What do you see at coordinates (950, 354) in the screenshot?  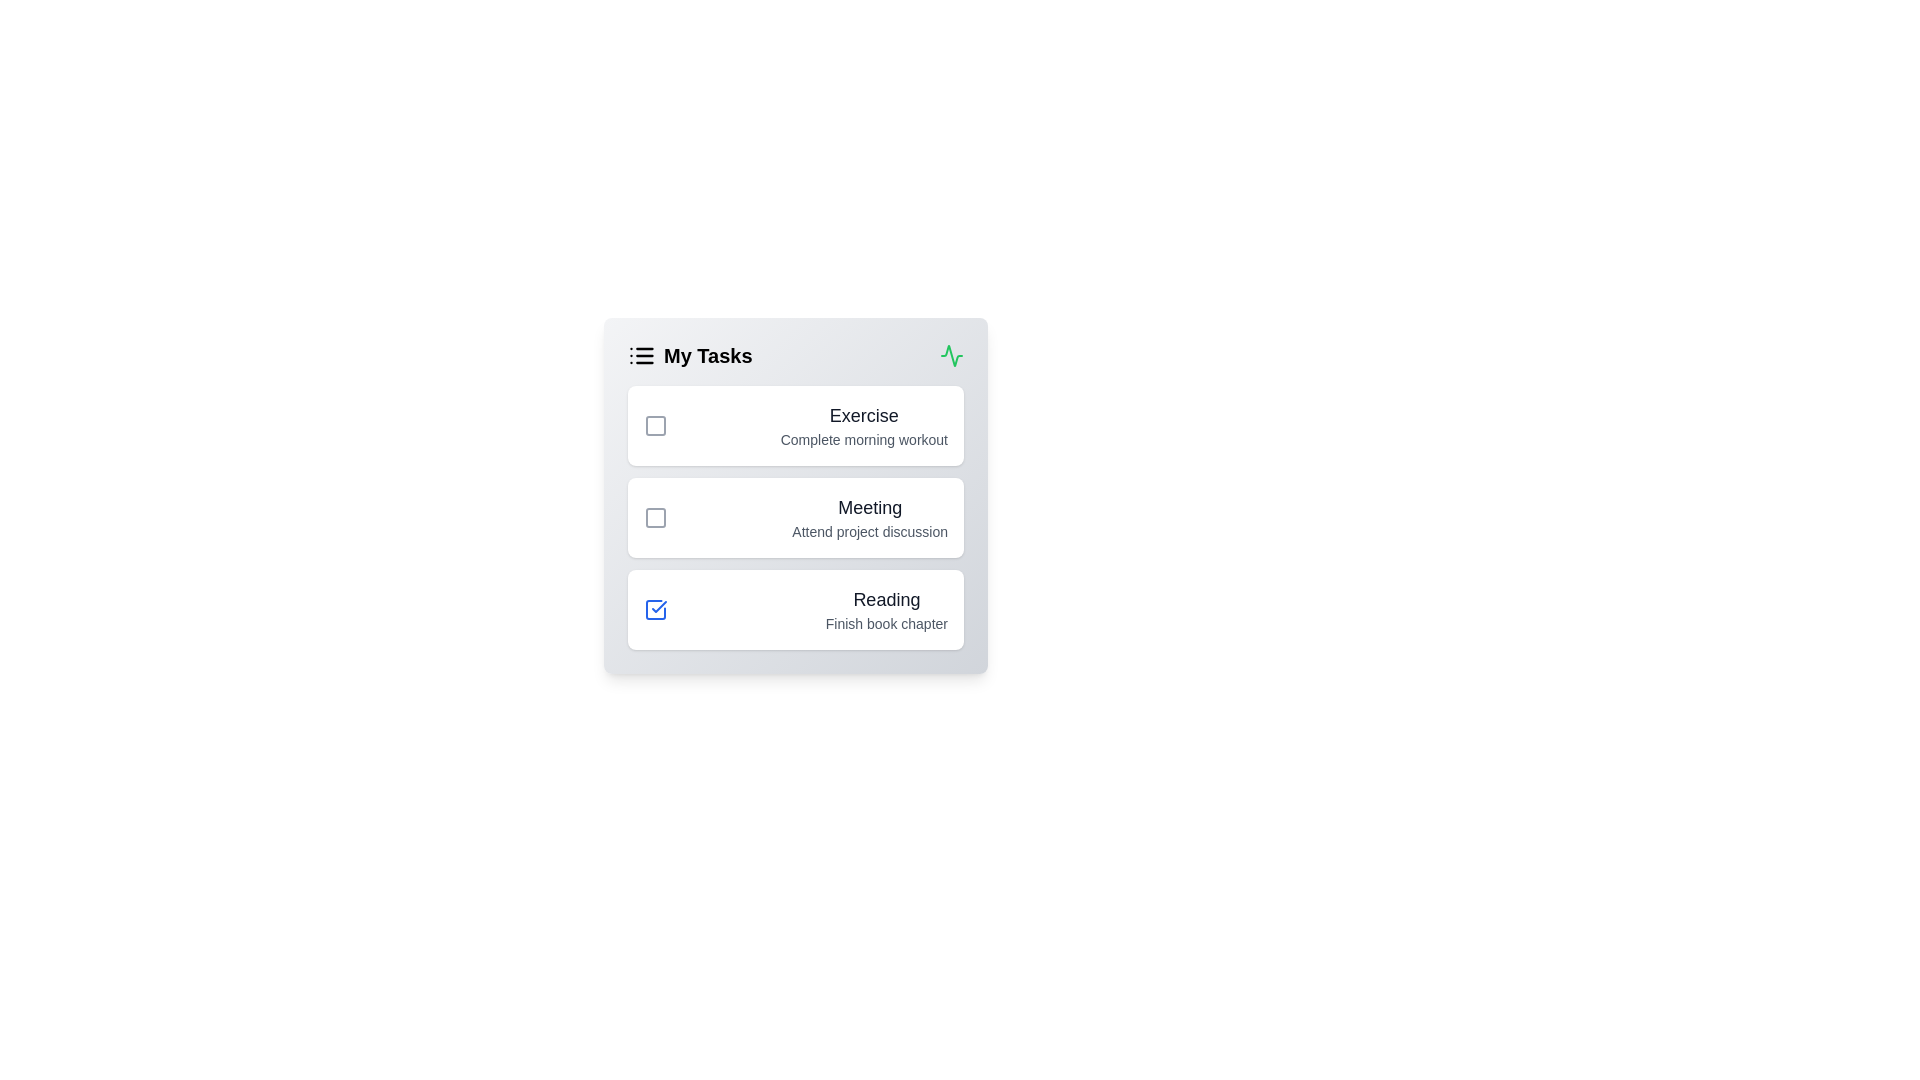 I see `the header icon activity` at bounding box center [950, 354].